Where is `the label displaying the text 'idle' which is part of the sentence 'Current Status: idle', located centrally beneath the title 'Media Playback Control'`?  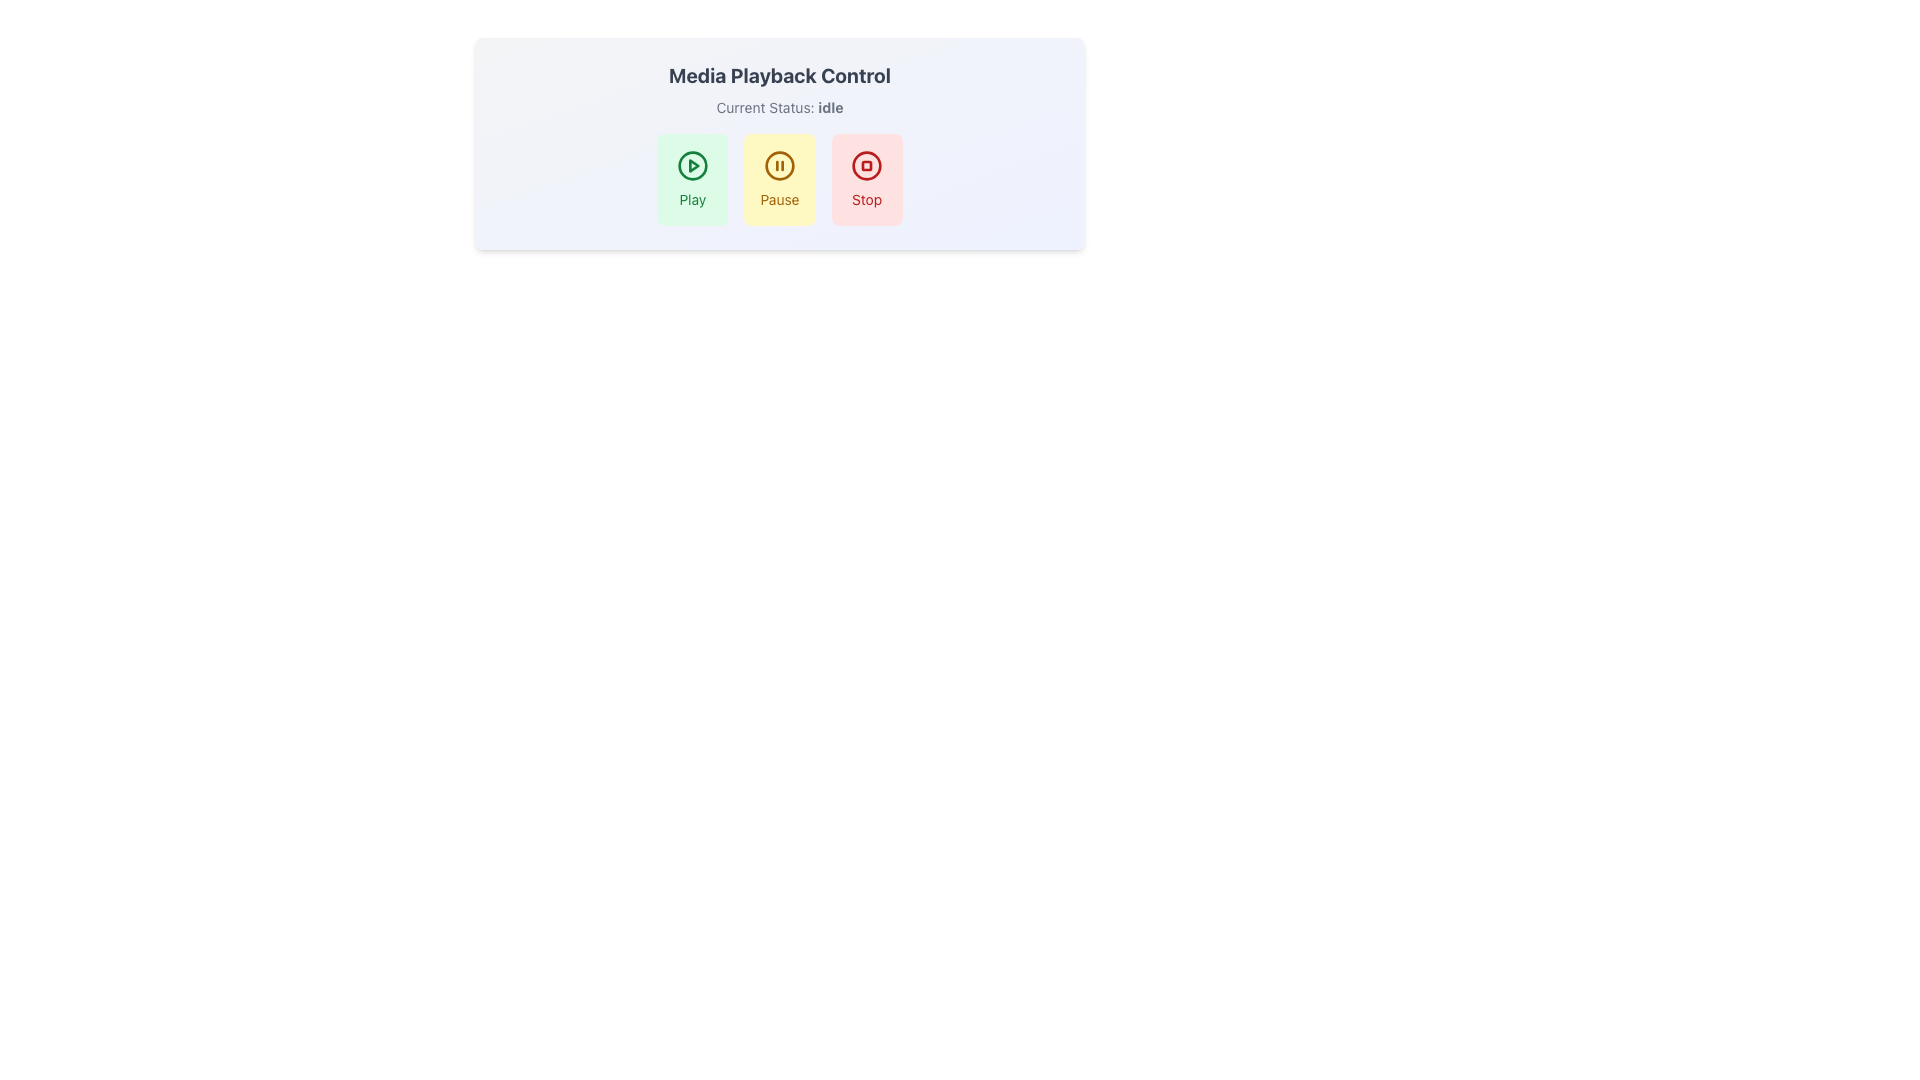
the label displaying the text 'idle' which is part of the sentence 'Current Status: idle', located centrally beneath the title 'Media Playback Control' is located at coordinates (830, 107).